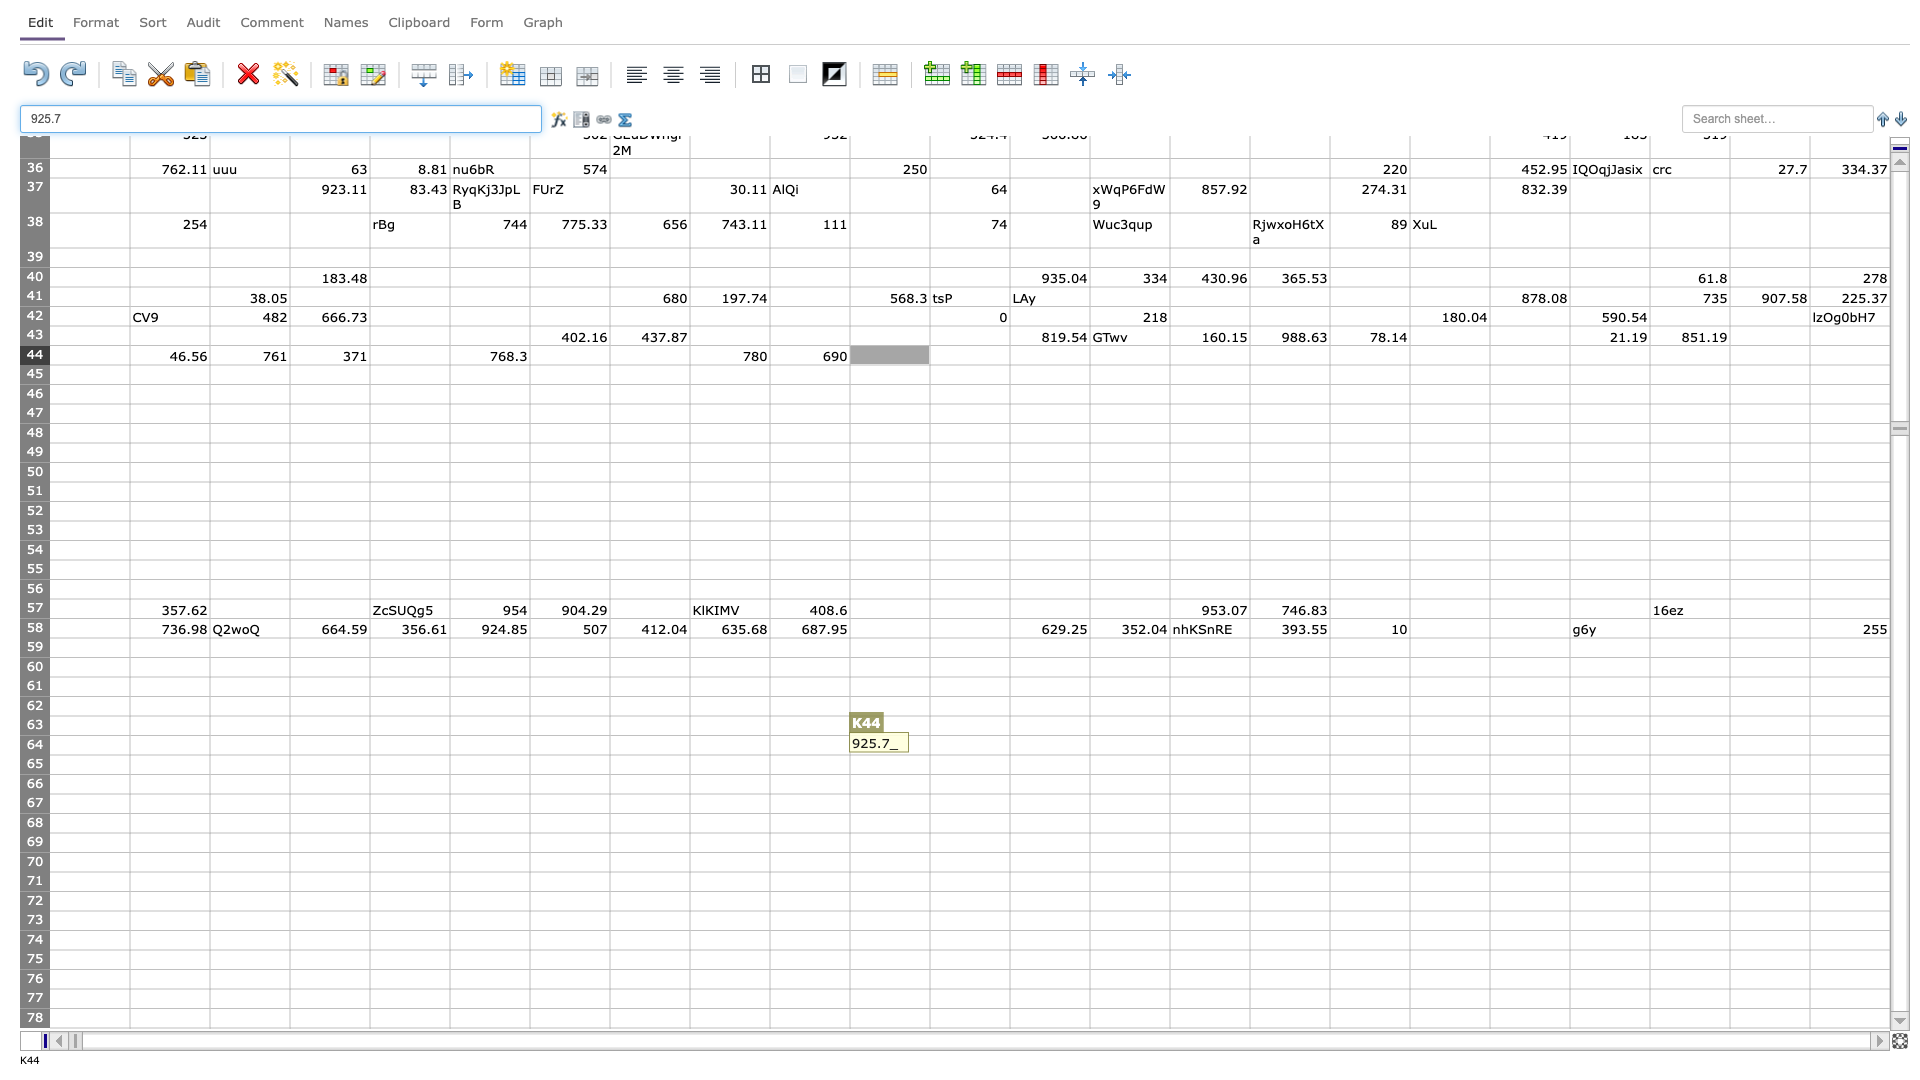 The image size is (1920, 1080). I want to click on fill handle point of R64, so click(1489, 755).